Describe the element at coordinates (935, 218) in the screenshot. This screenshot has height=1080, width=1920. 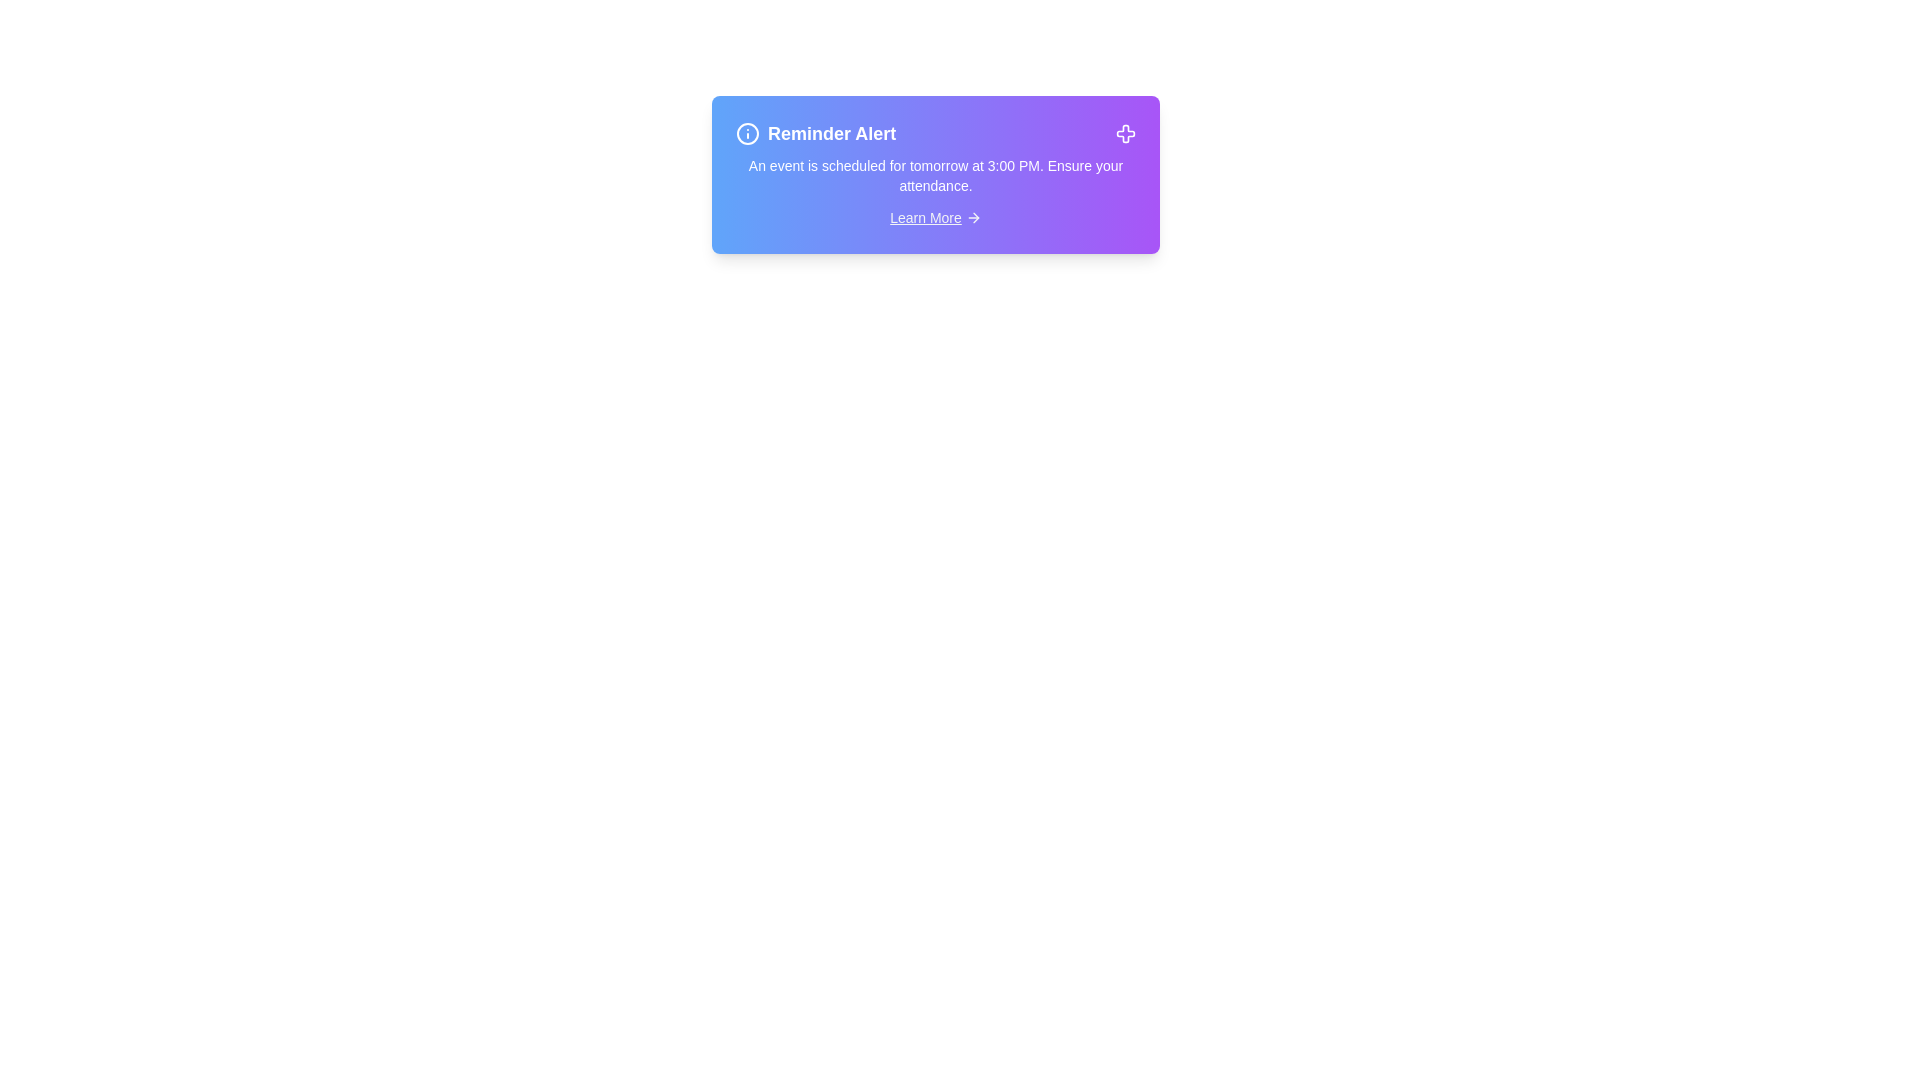
I see `the 'Learn More' link in the EnhancedAlert component` at that location.